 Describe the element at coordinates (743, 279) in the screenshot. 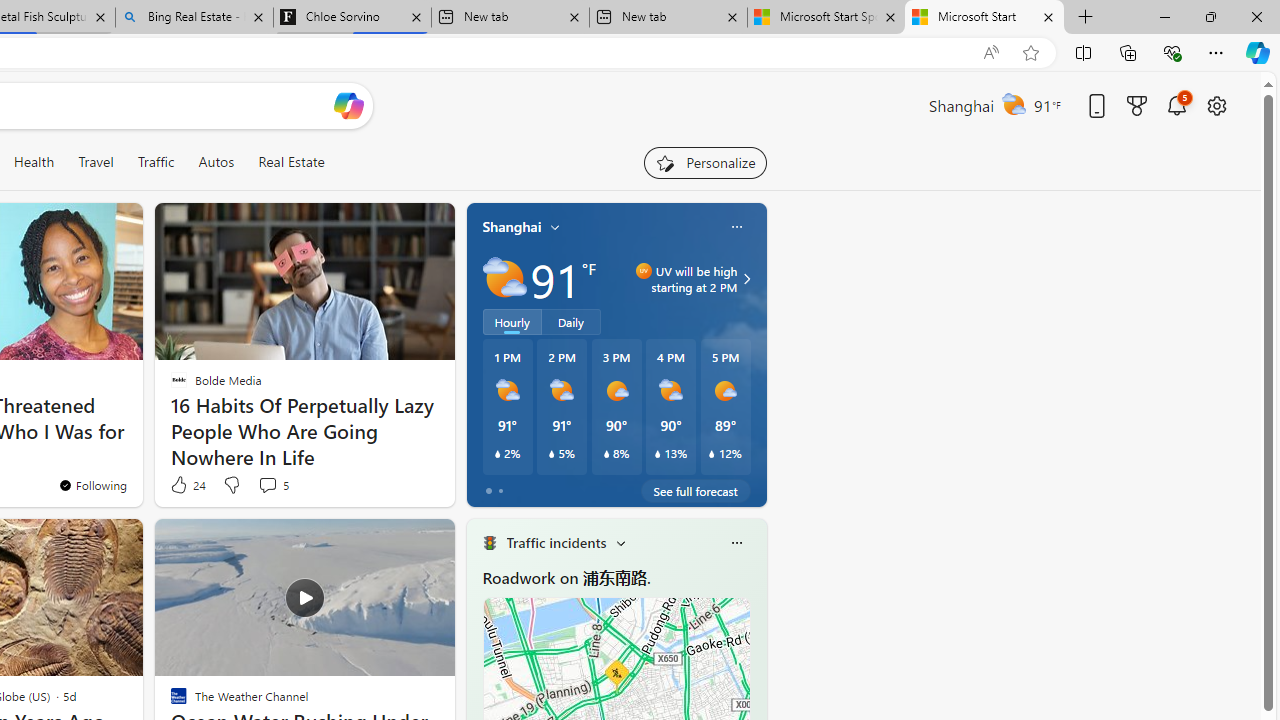

I see `'UV will be high starting at 2 PM'` at that location.